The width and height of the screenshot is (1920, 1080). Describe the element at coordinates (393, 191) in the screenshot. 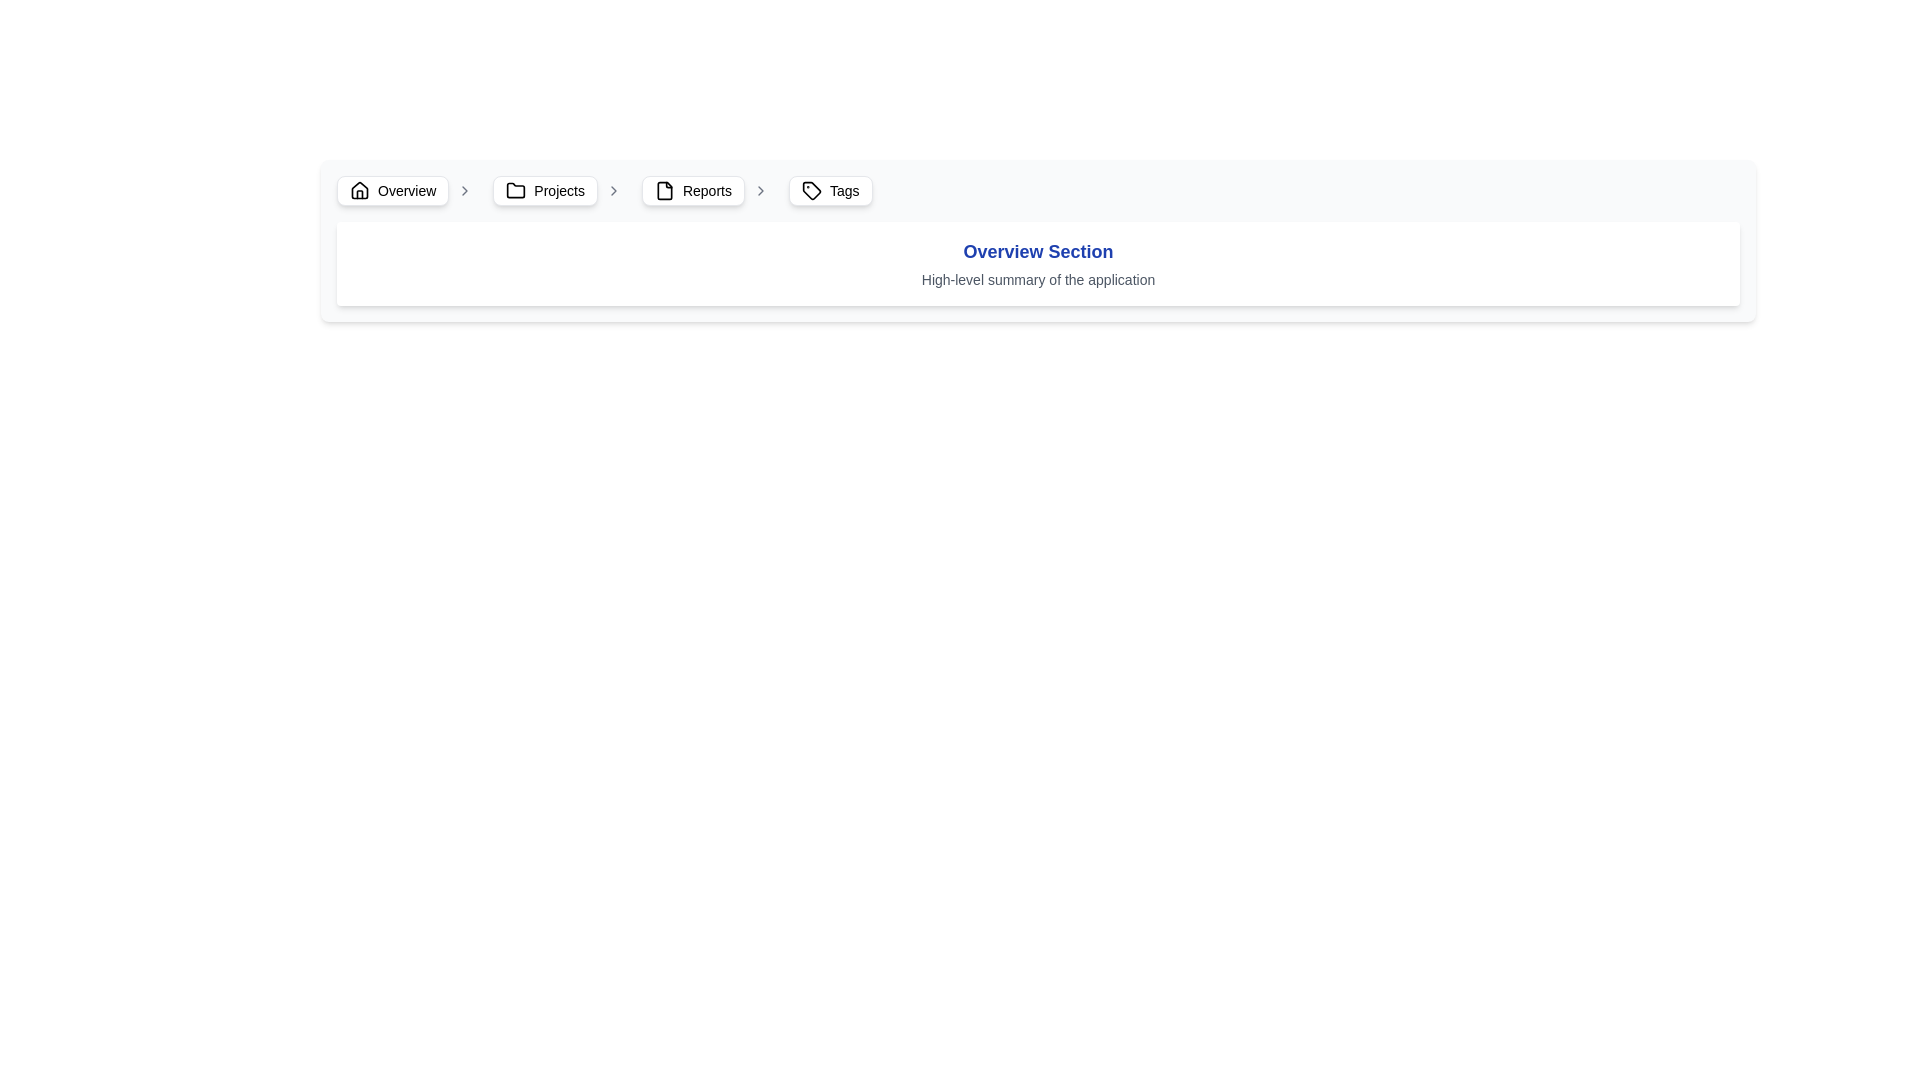

I see `the 'Overview' button located at the far left of the navigation bar, which has a white background, rounded corners, and contains a house icon on the left` at that location.